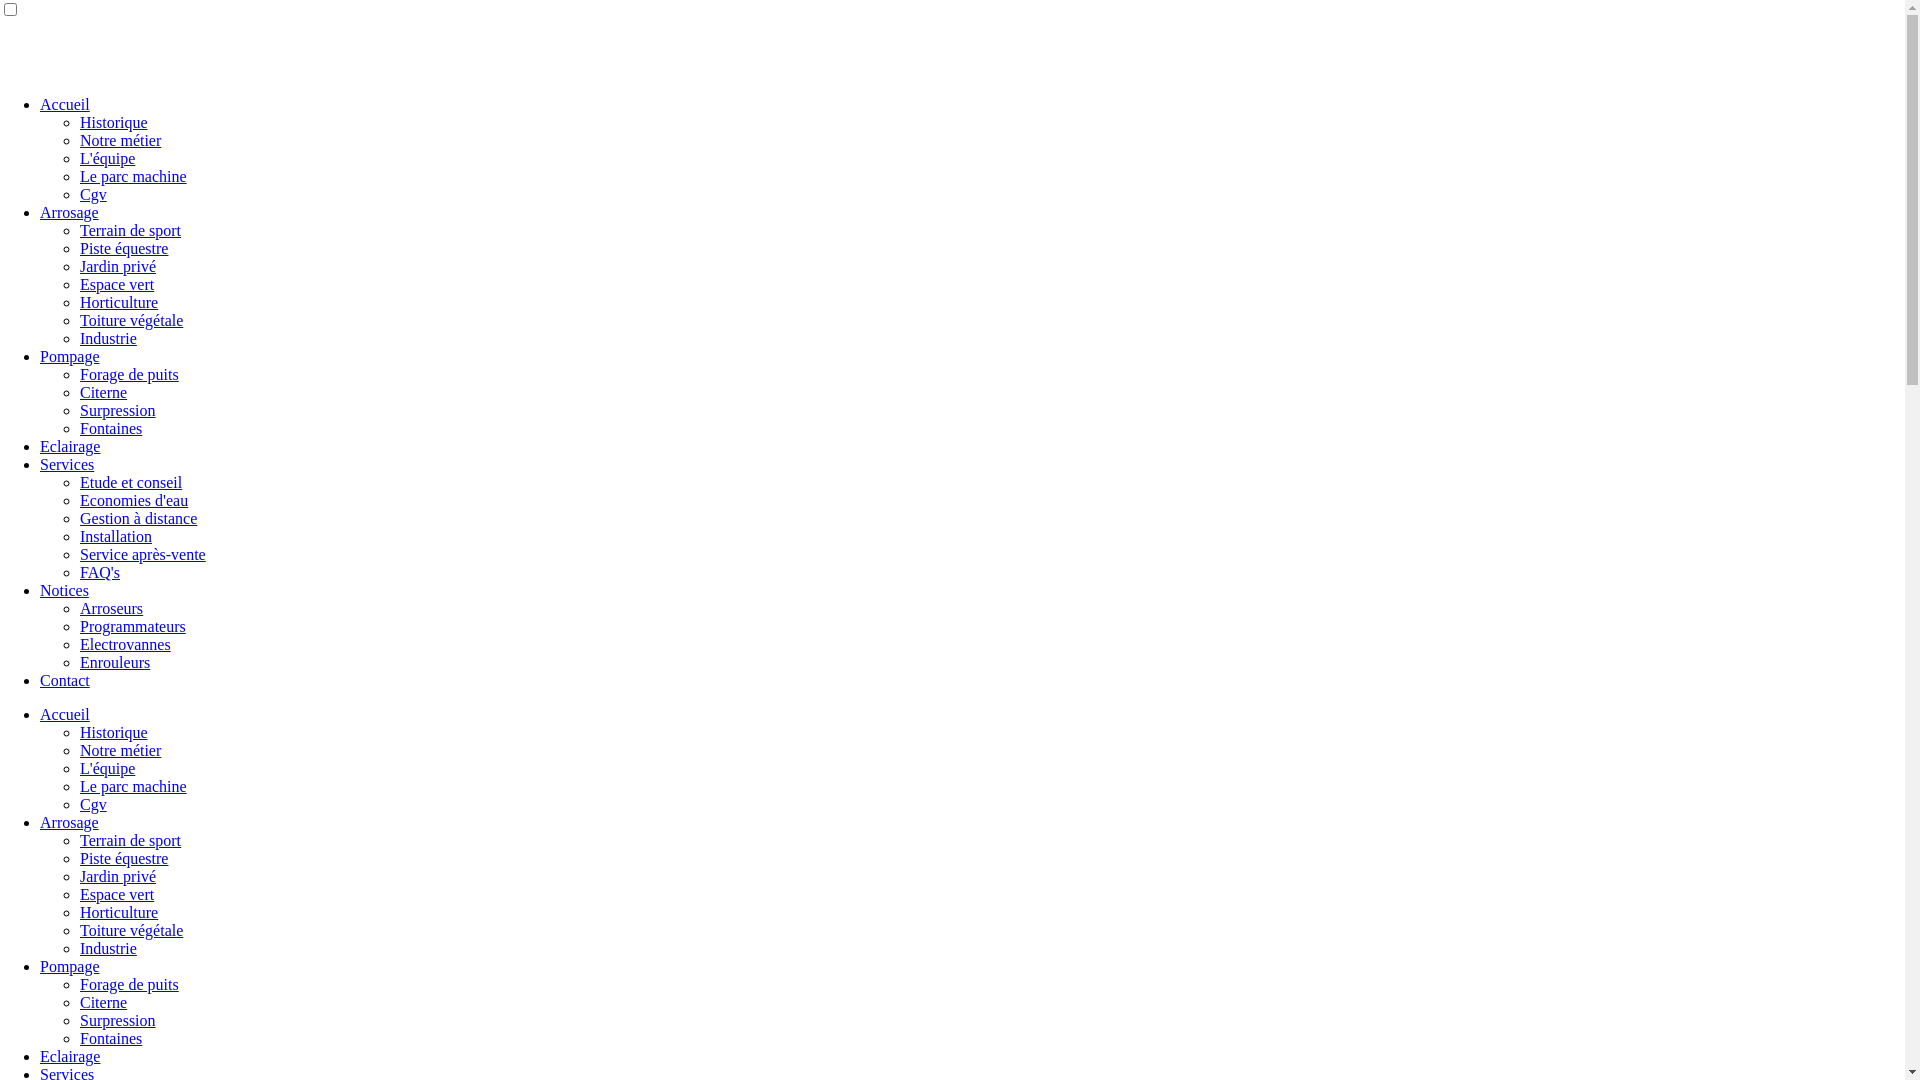  Describe the element at coordinates (39, 679) in the screenshot. I see `'Contact'` at that location.